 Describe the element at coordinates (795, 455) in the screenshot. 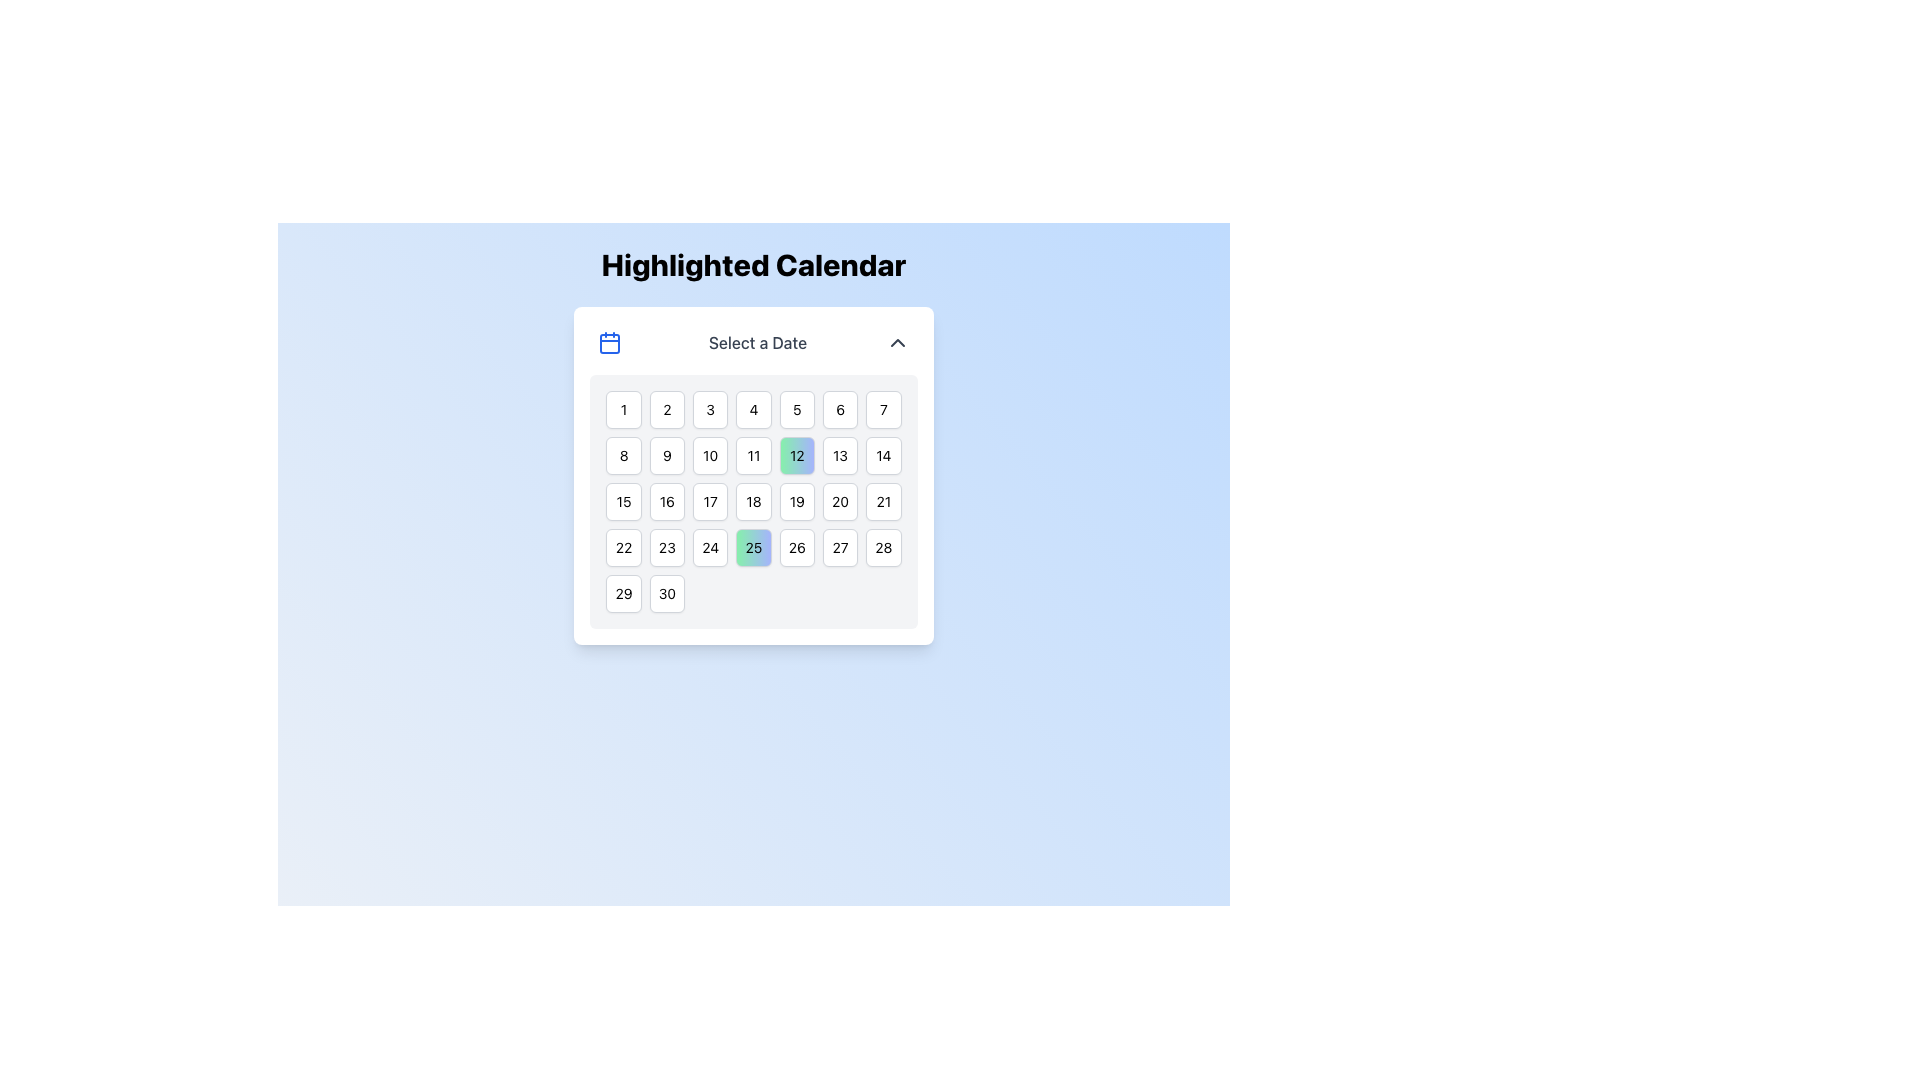

I see `the button representing the 12th day of the month in the calendar control` at that location.